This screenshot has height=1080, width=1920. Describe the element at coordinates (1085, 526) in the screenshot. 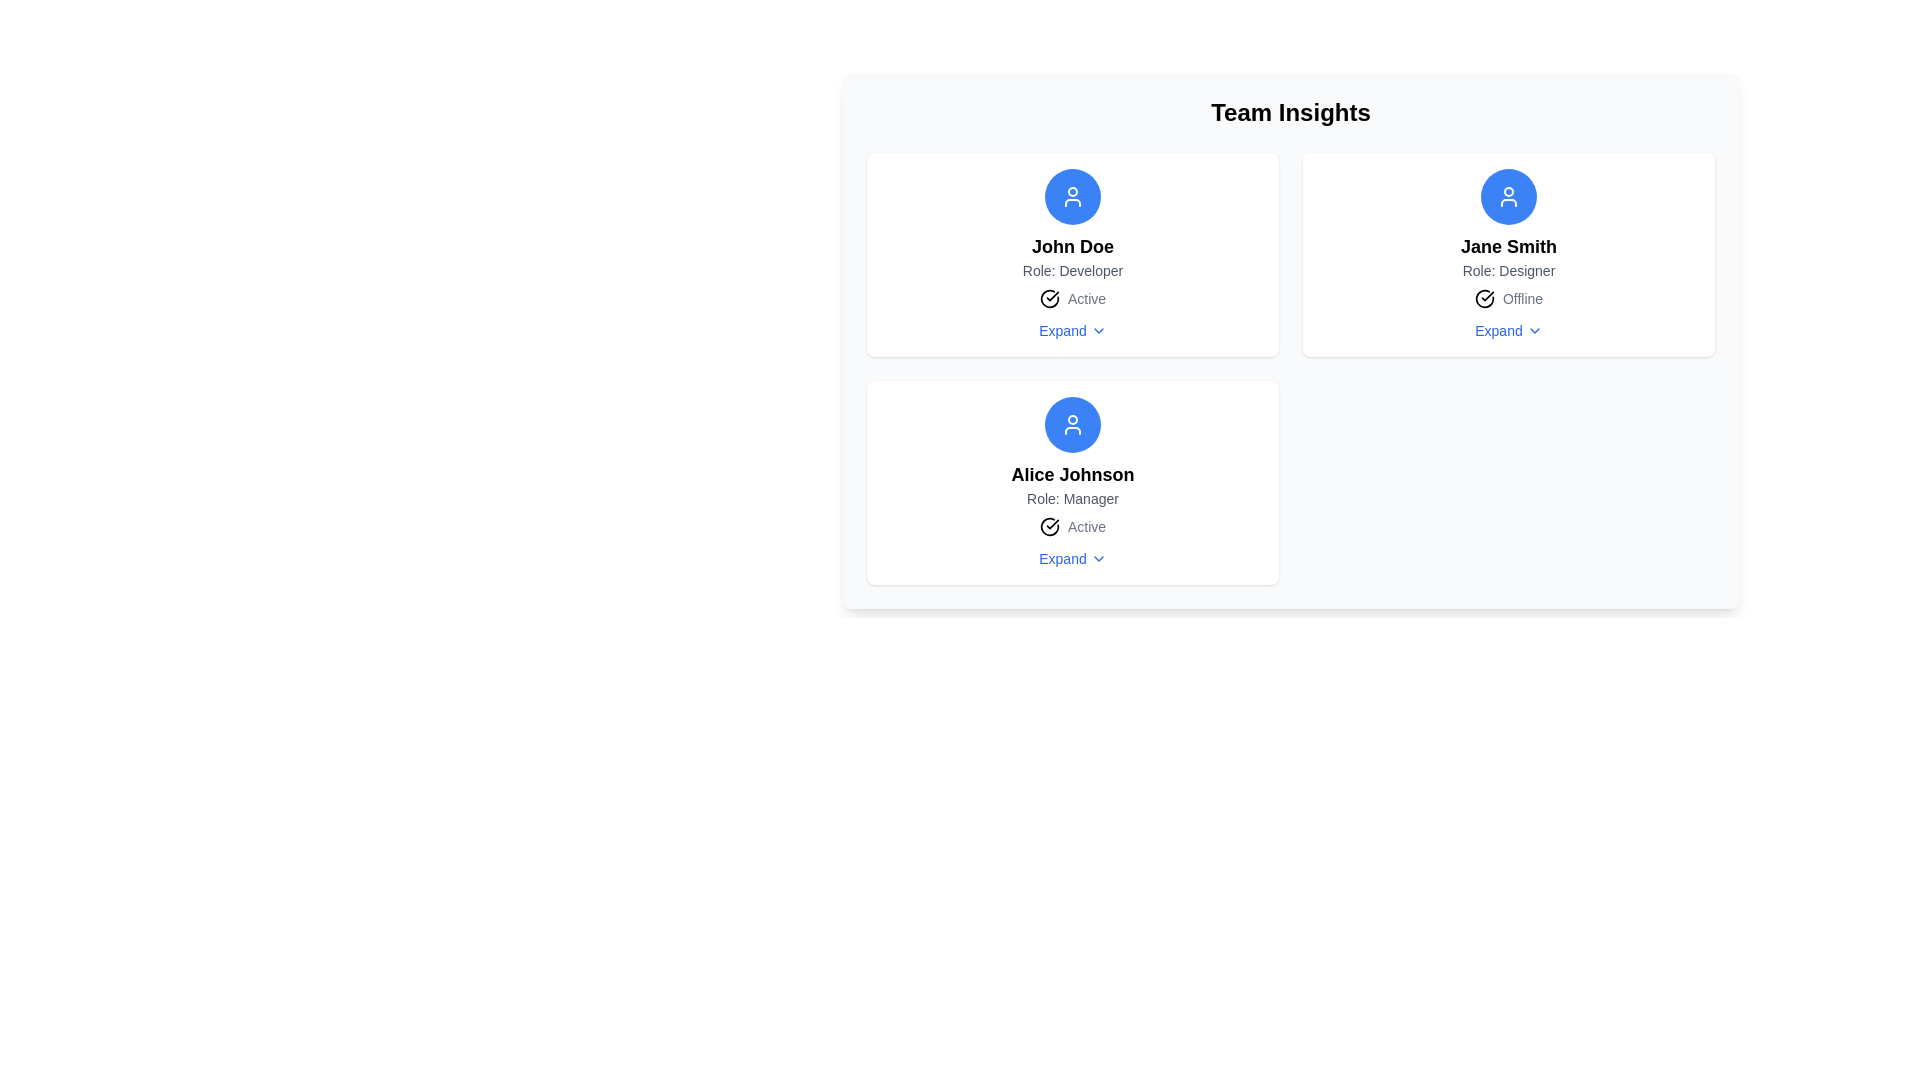

I see `the 'Active' text label located under the role designation in Alice Johnson's information card` at that location.